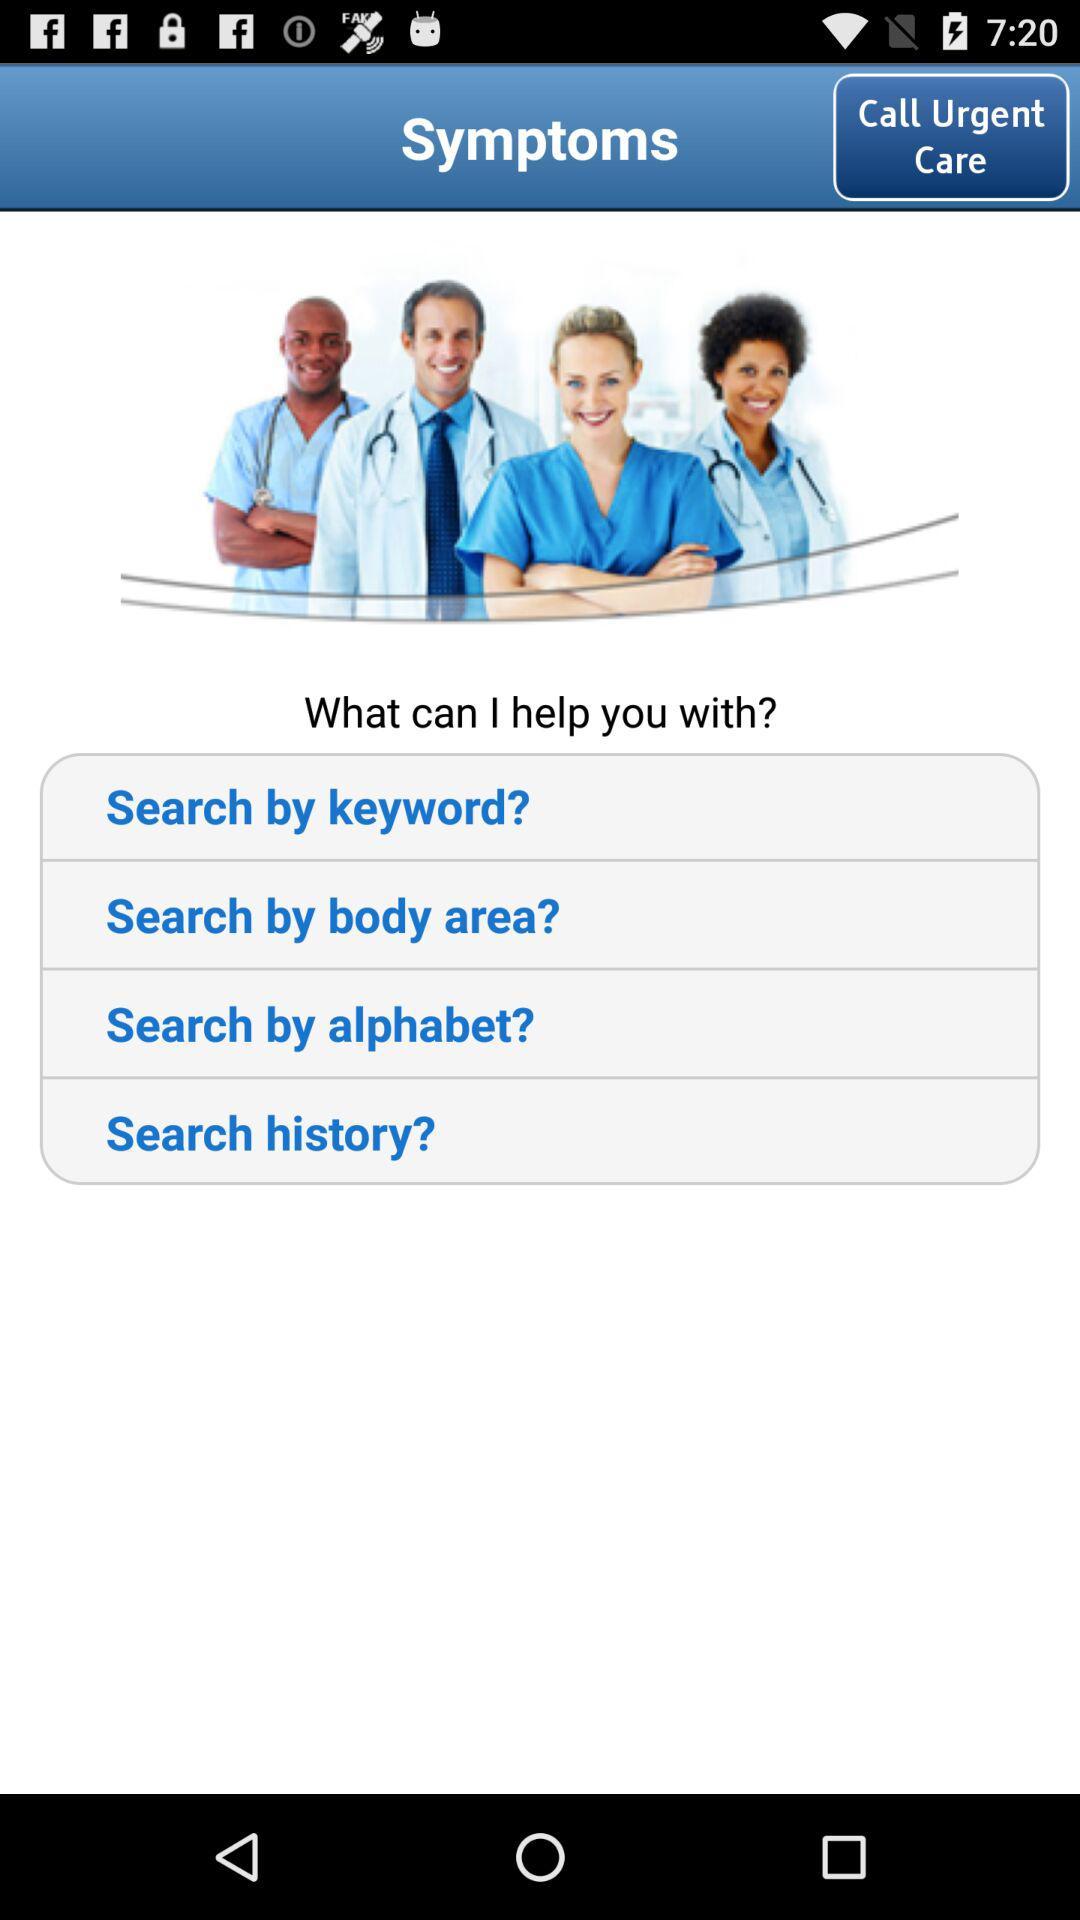 This screenshot has height=1920, width=1080. I want to click on the call urgent care item, so click(950, 136).